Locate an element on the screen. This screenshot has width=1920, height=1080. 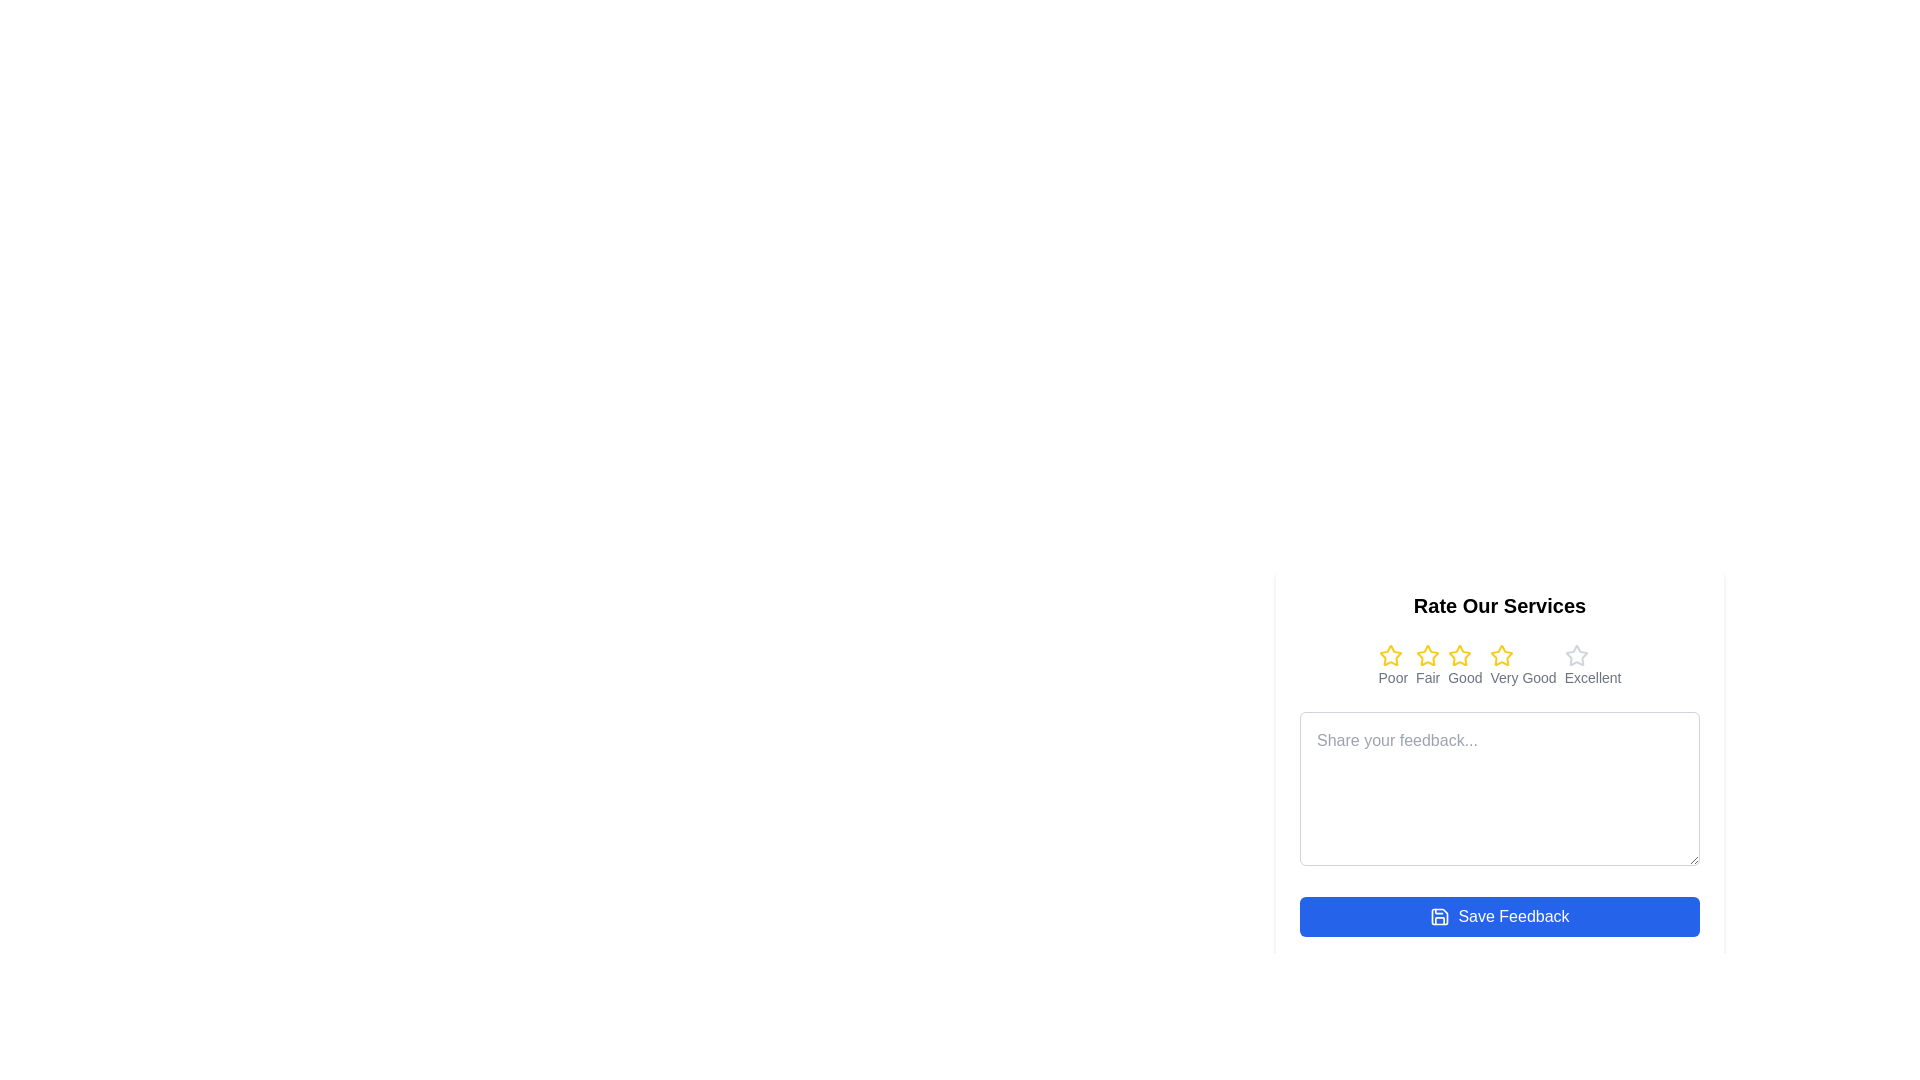
the second star in the rating system is located at coordinates (1427, 655).